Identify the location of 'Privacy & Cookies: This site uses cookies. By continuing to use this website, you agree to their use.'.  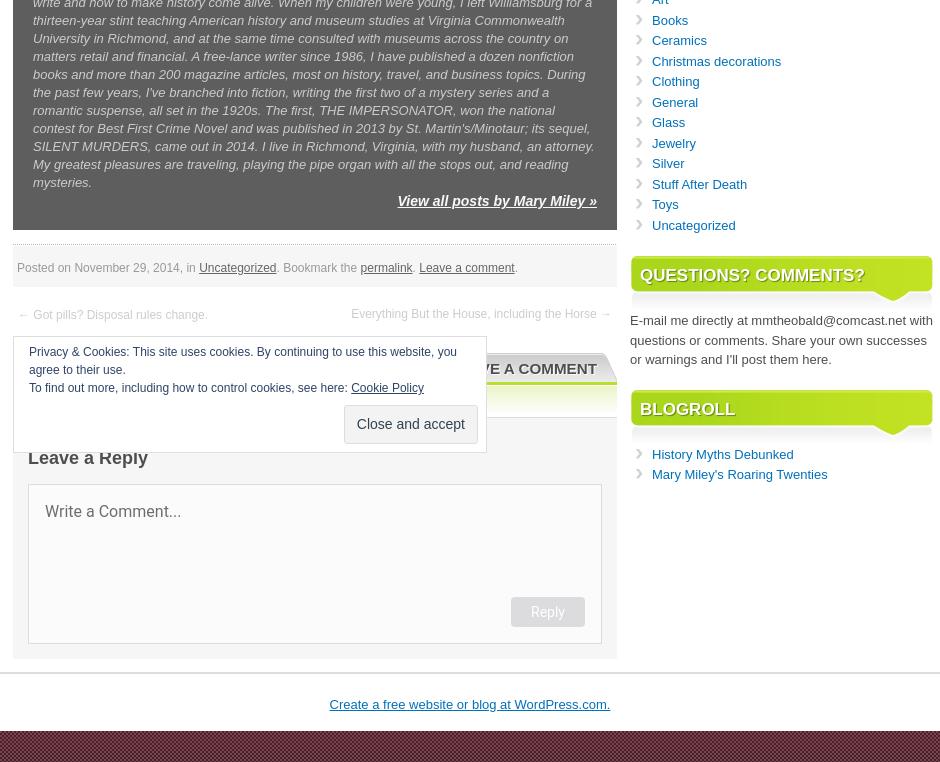
(242, 361).